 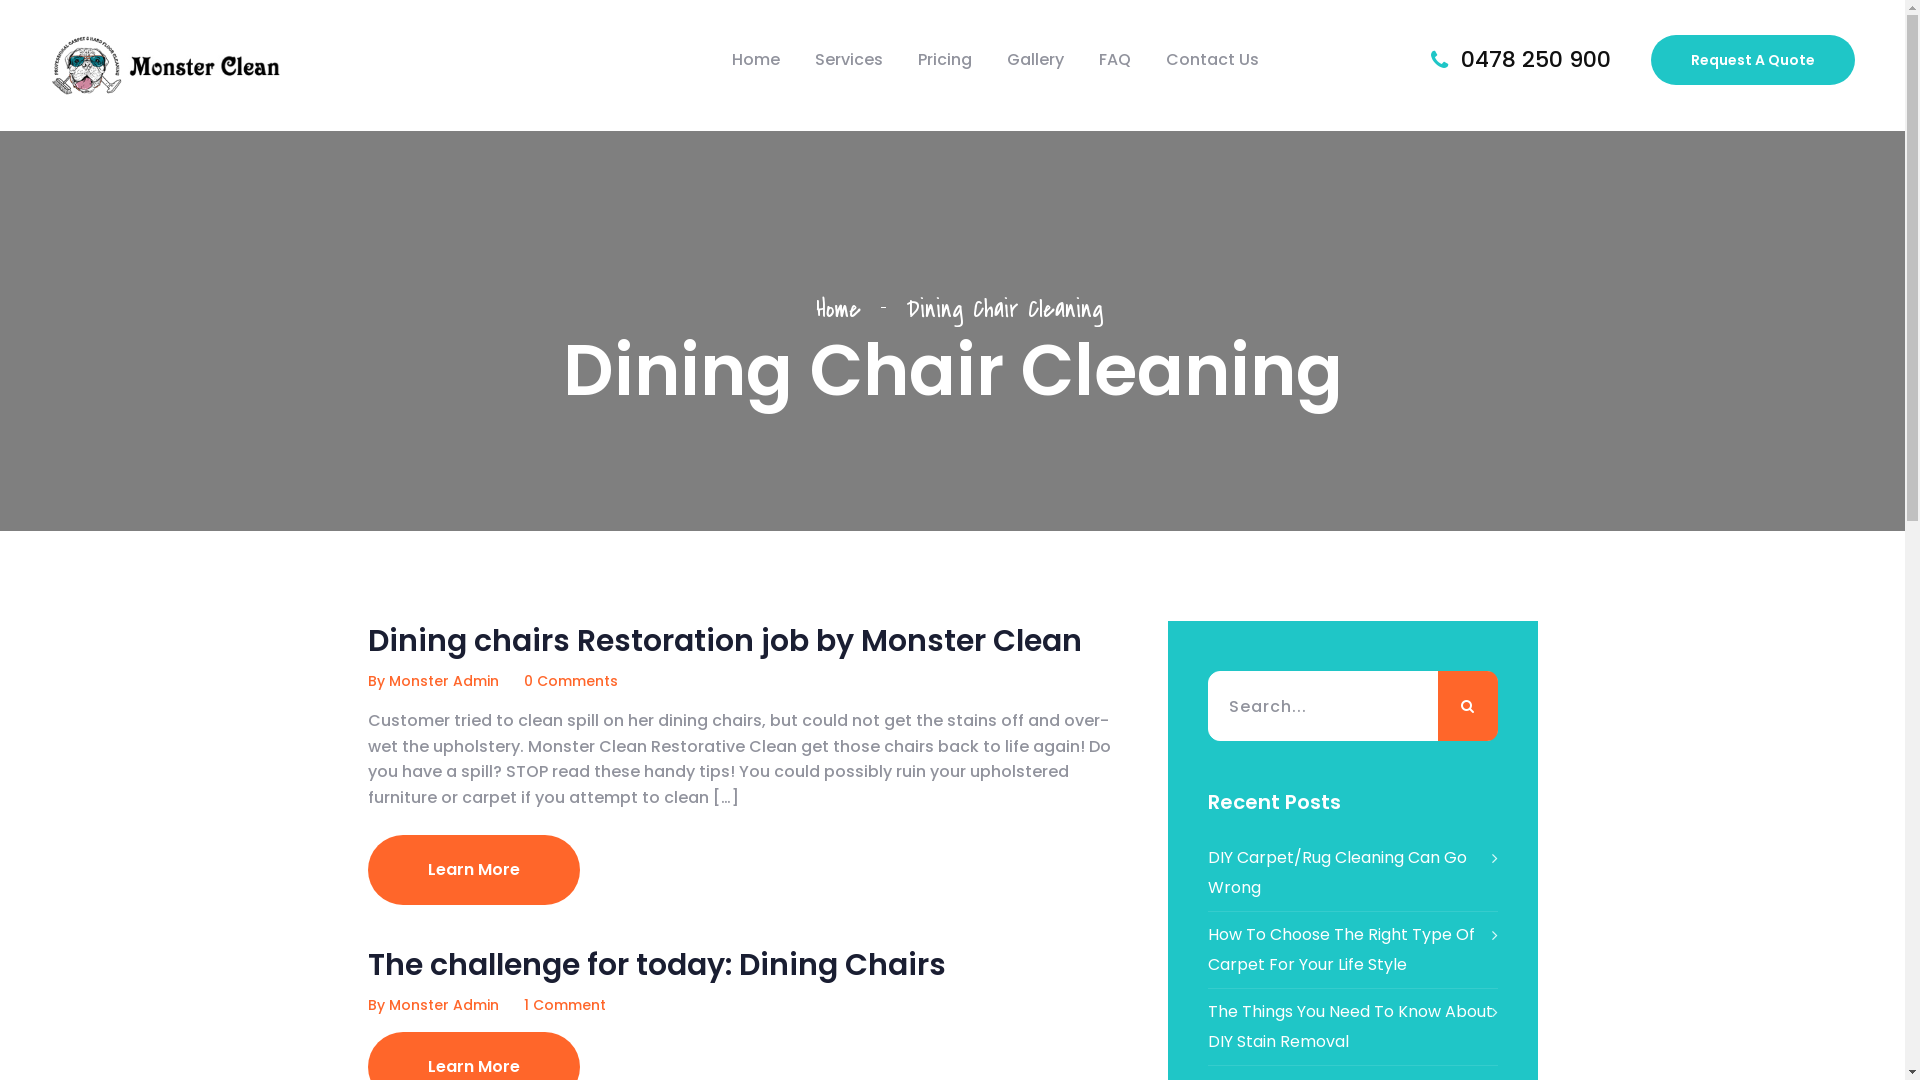 I want to click on 'The challenge for today: Dining Chairs', so click(x=657, y=963).